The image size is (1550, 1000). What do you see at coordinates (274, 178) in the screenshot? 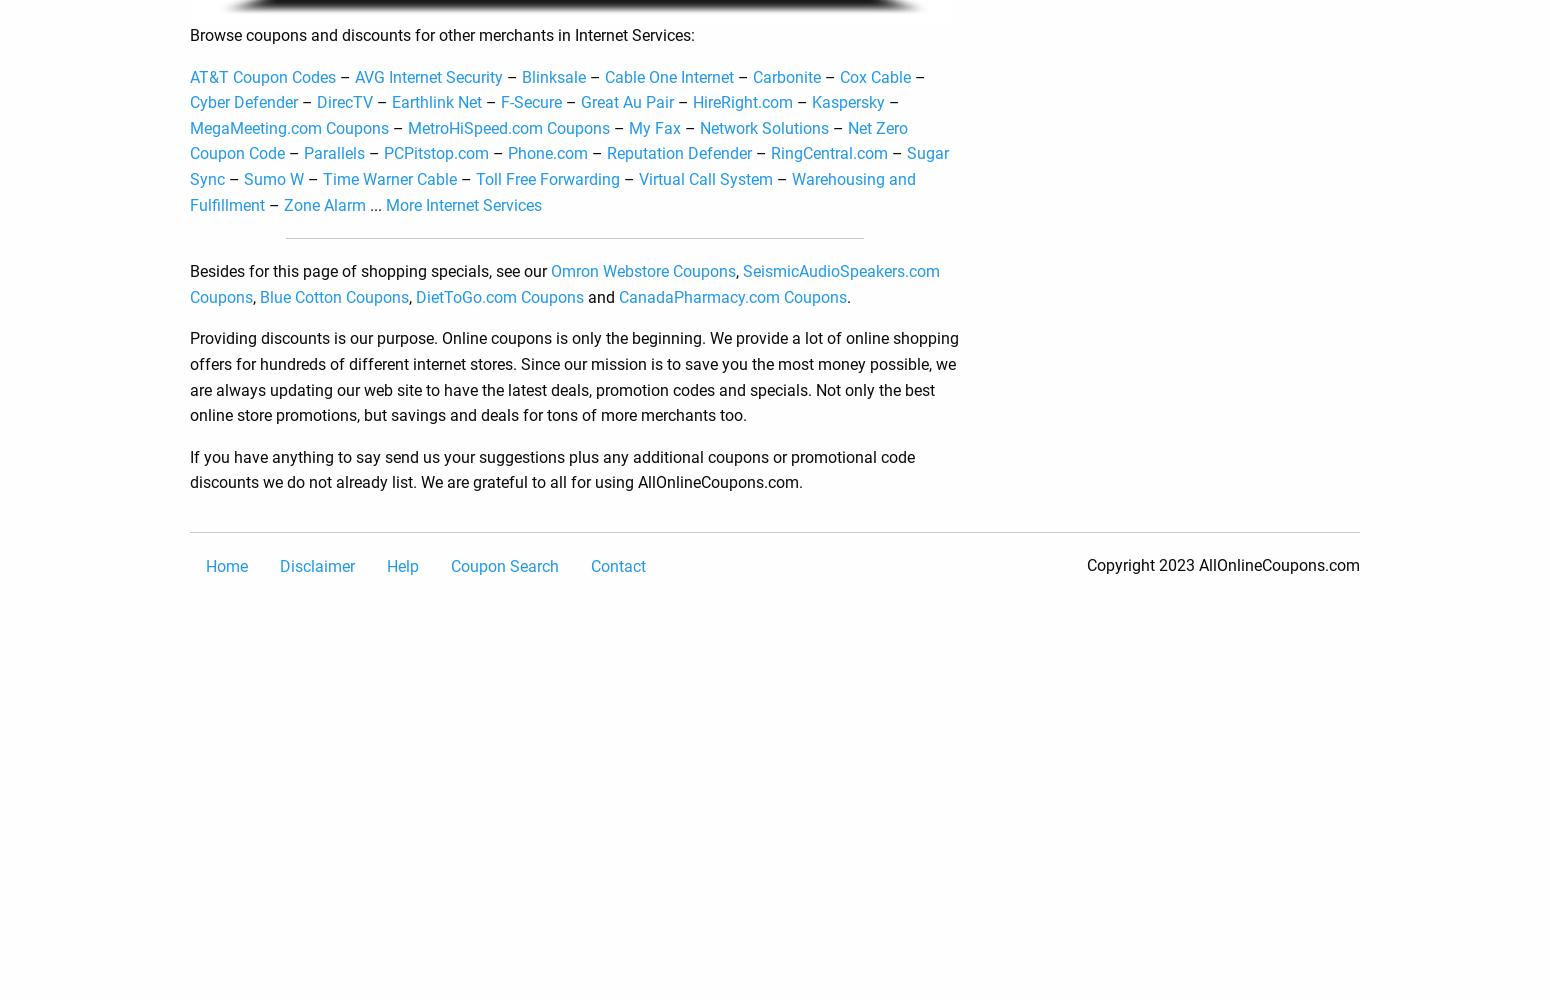
I see `'Sumo W'` at bounding box center [274, 178].